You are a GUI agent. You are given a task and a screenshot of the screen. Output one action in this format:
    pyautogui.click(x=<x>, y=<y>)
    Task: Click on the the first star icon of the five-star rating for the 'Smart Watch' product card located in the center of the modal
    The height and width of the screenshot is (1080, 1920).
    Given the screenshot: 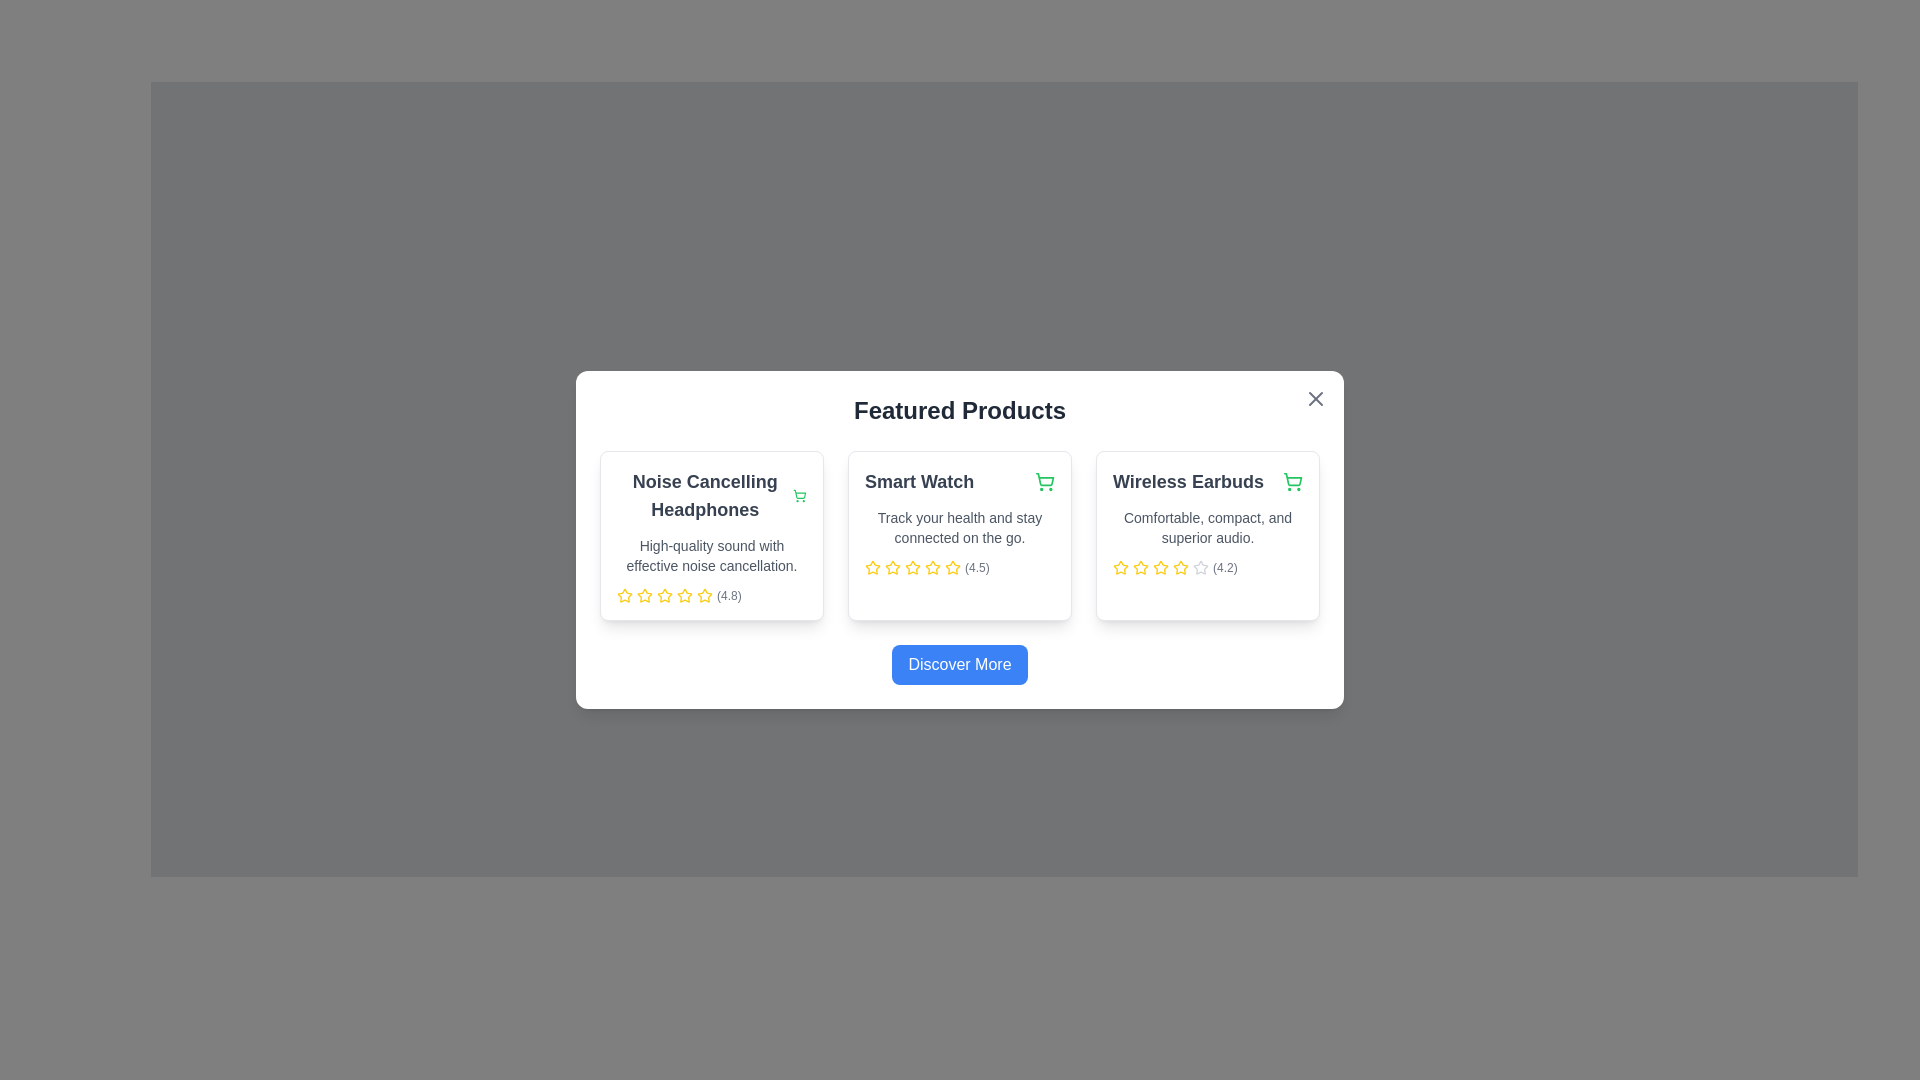 What is the action you would take?
    pyautogui.click(x=873, y=567)
    